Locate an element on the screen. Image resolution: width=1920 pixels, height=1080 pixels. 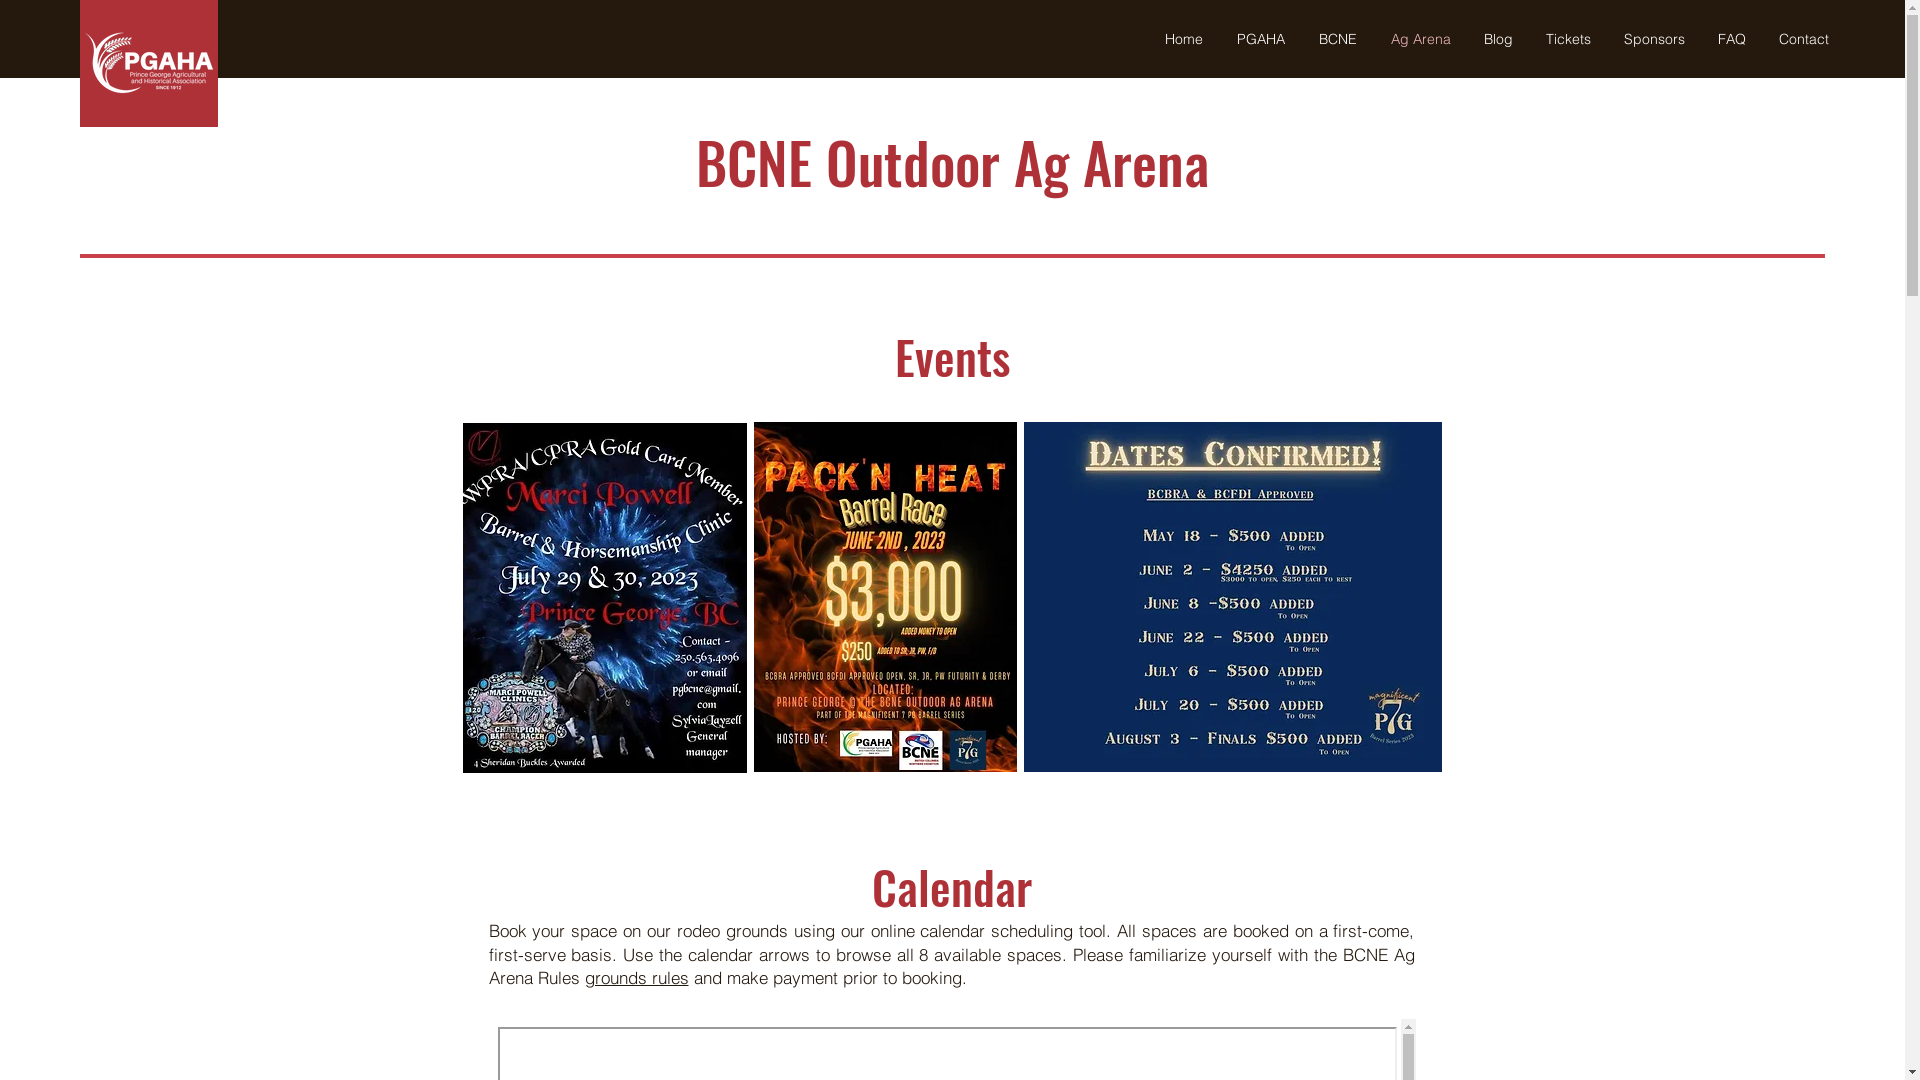
'Home' is located at coordinates (1184, 38).